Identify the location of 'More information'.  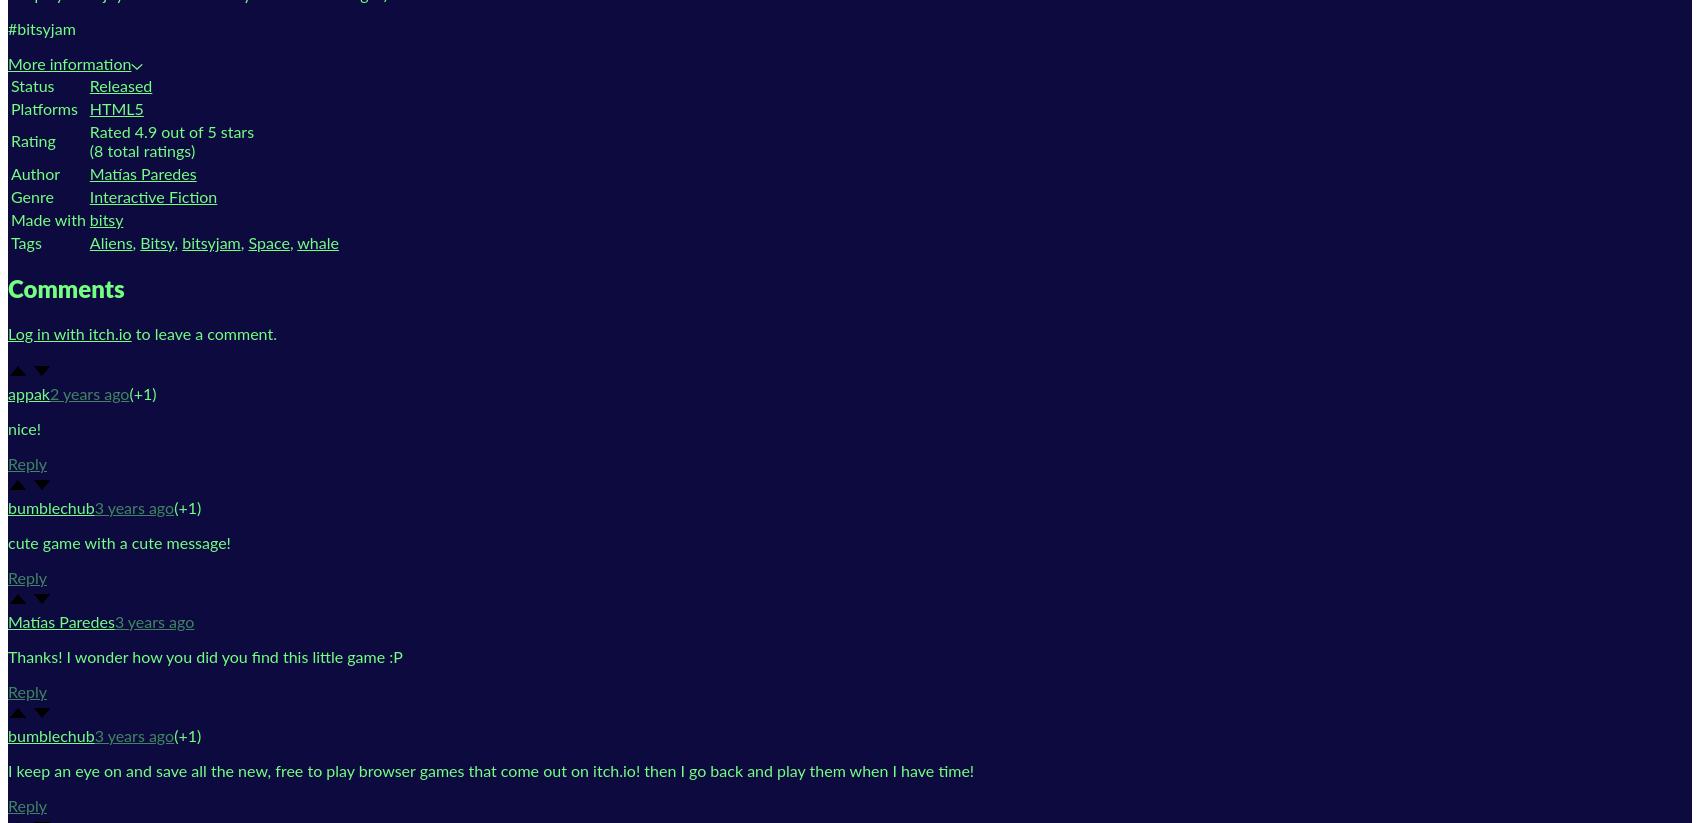
(69, 64).